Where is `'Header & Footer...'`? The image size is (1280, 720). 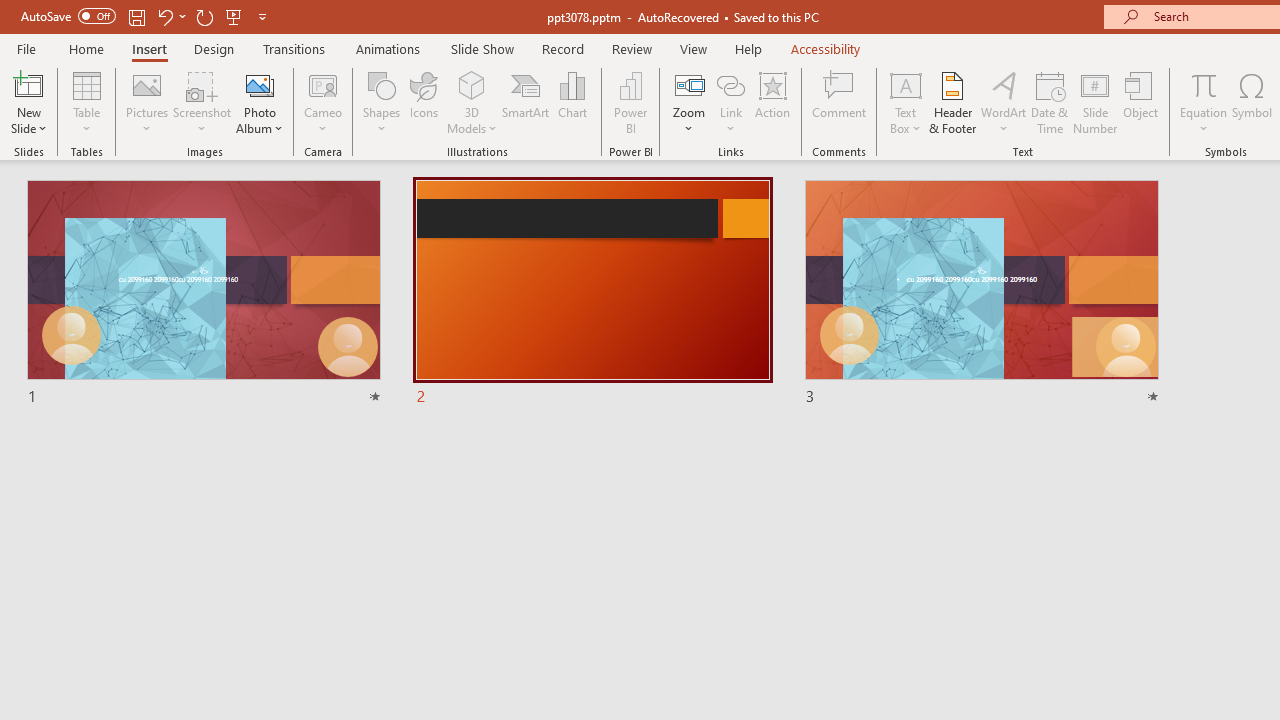 'Header & Footer...' is located at coordinates (951, 103).